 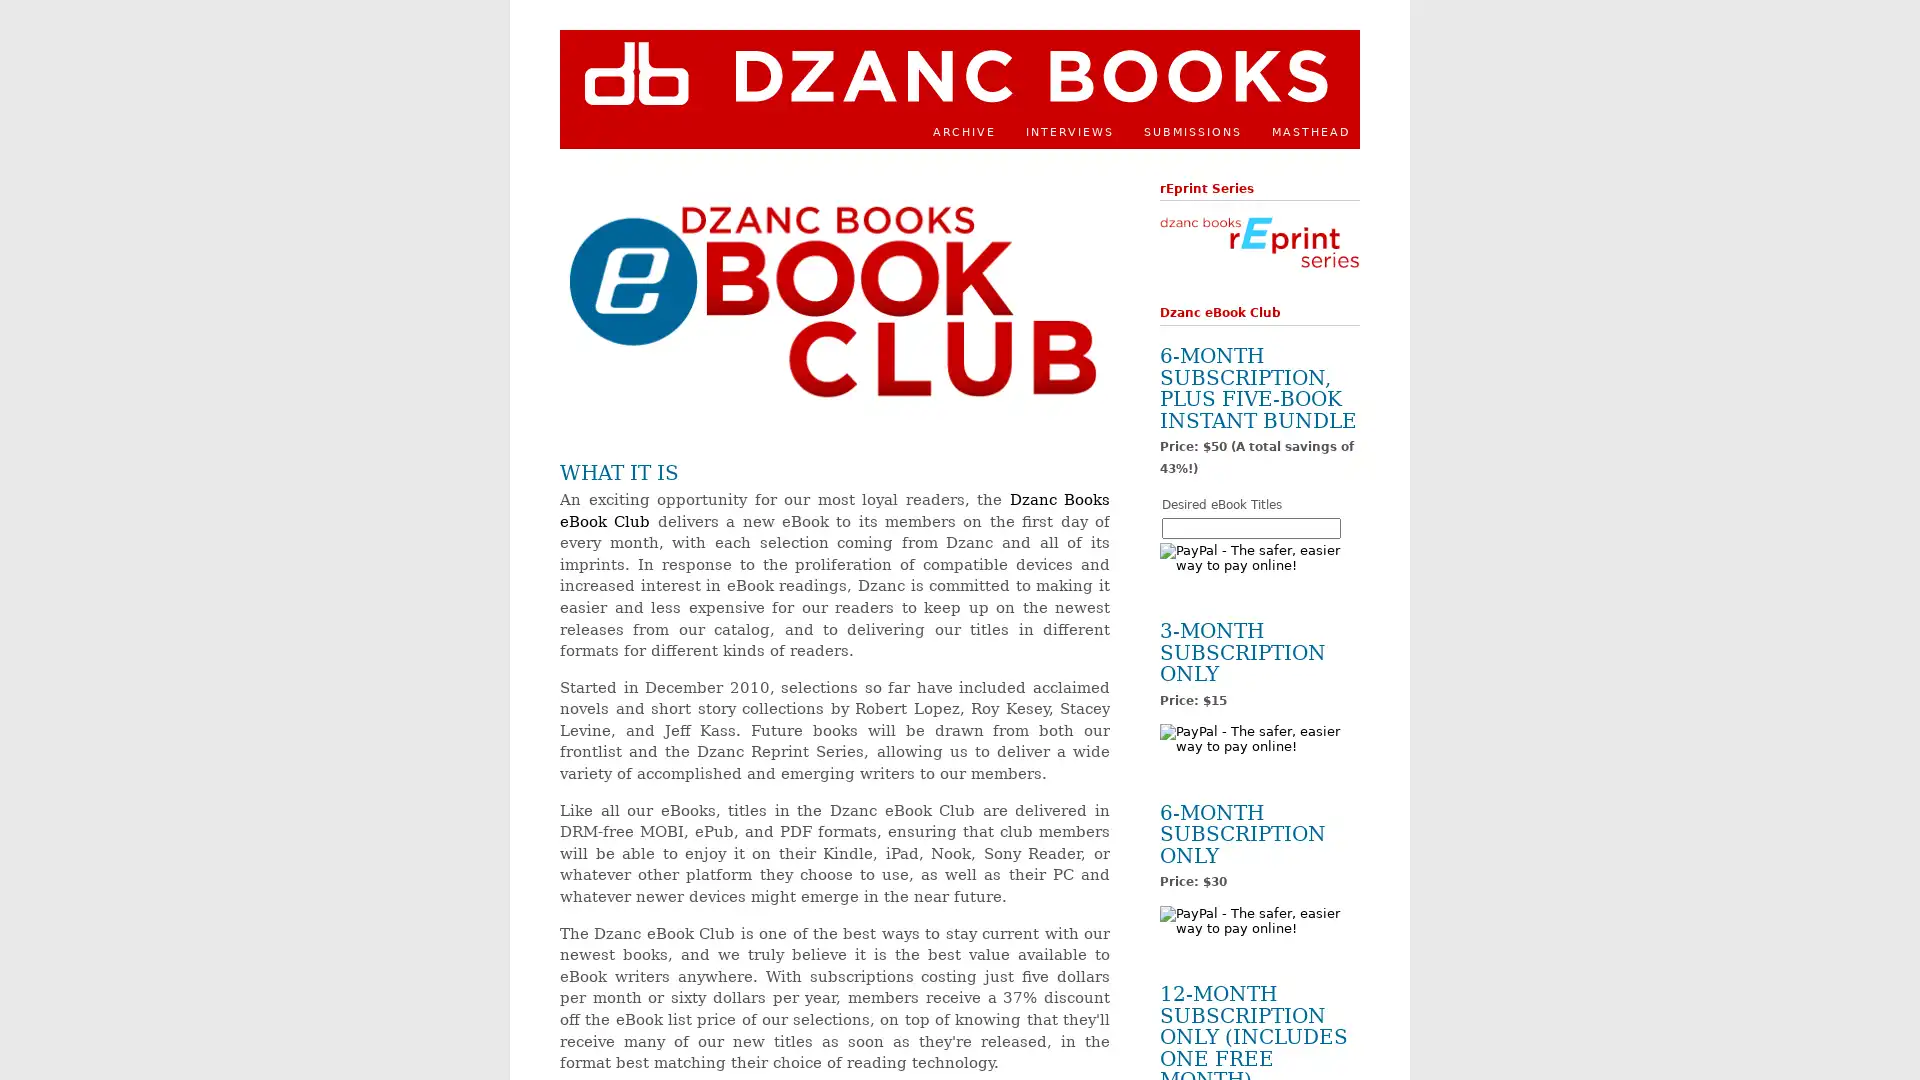 I want to click on PayPal - The safer, easier way to pay online!, so click(x=1258, y=920).